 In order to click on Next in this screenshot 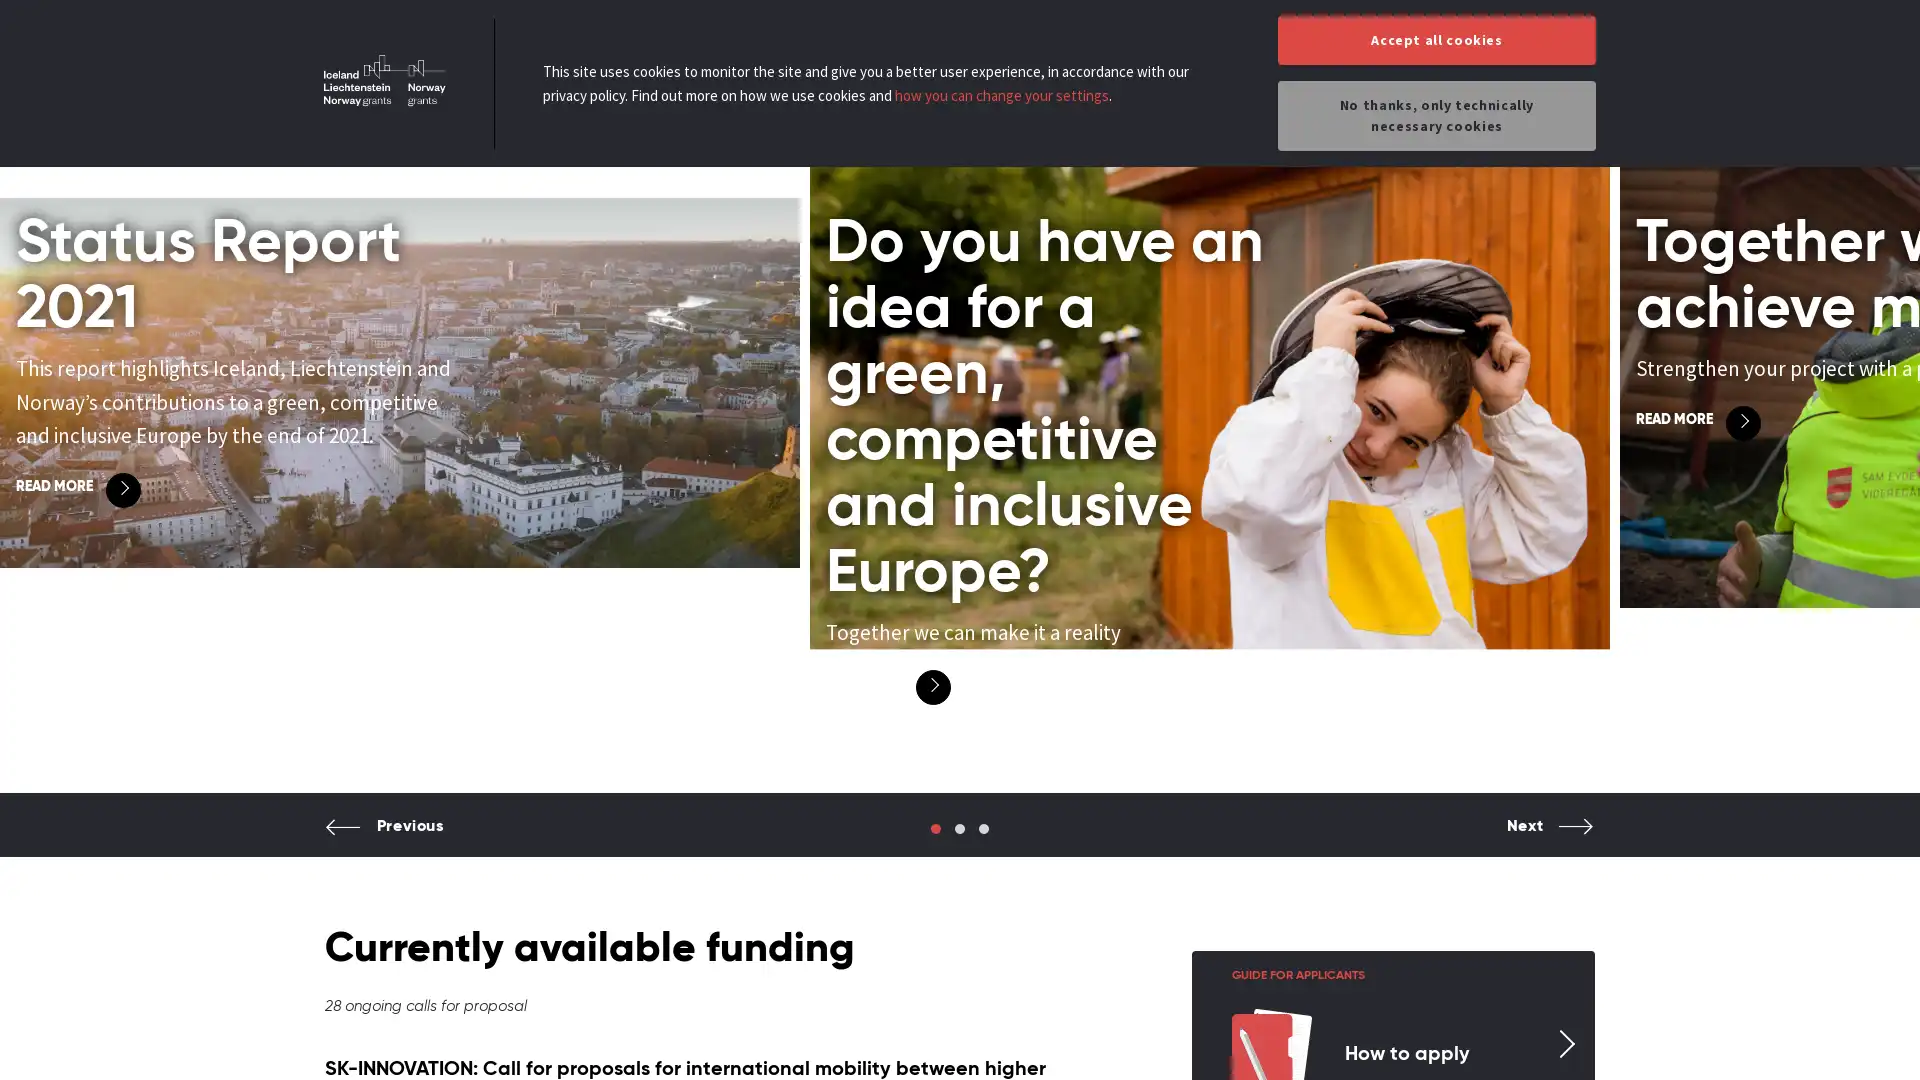, I will do `click(1549, 841)`.